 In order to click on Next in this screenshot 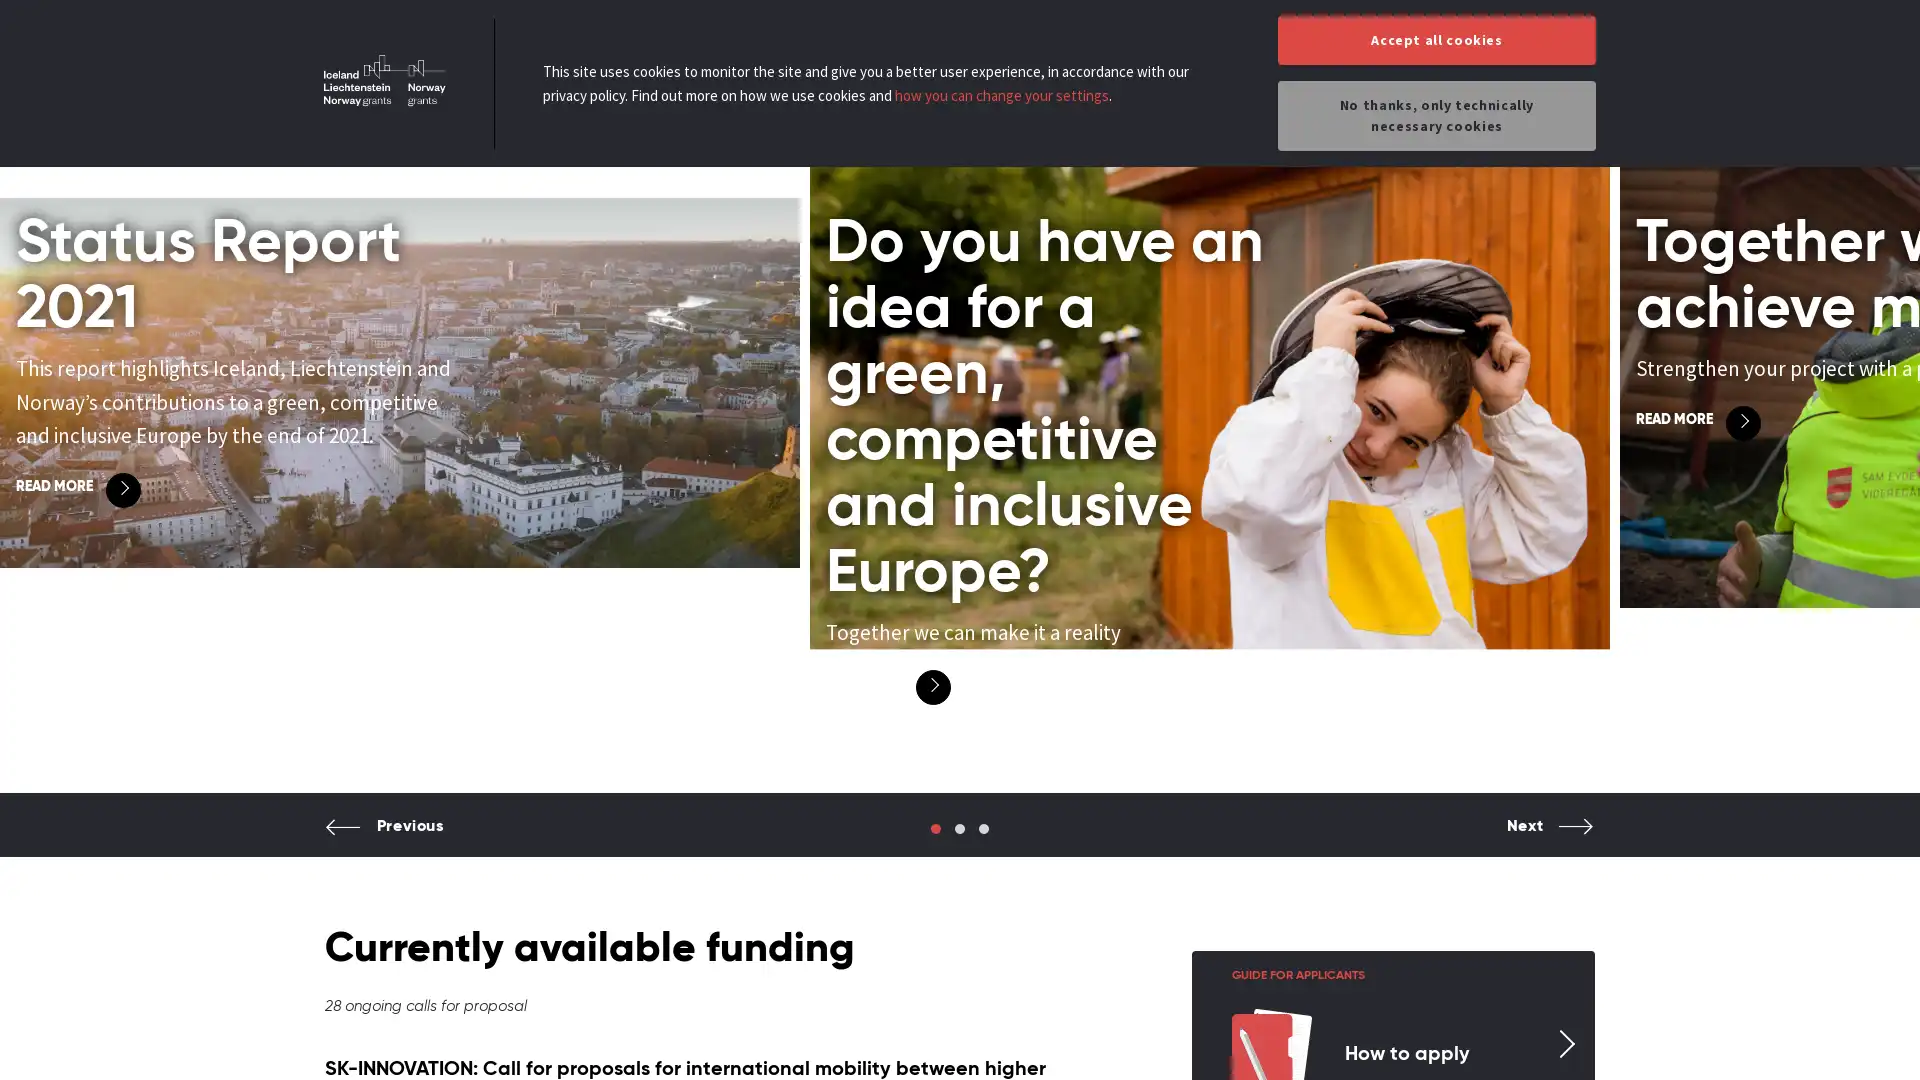, I will do `click(1549, 841)`.